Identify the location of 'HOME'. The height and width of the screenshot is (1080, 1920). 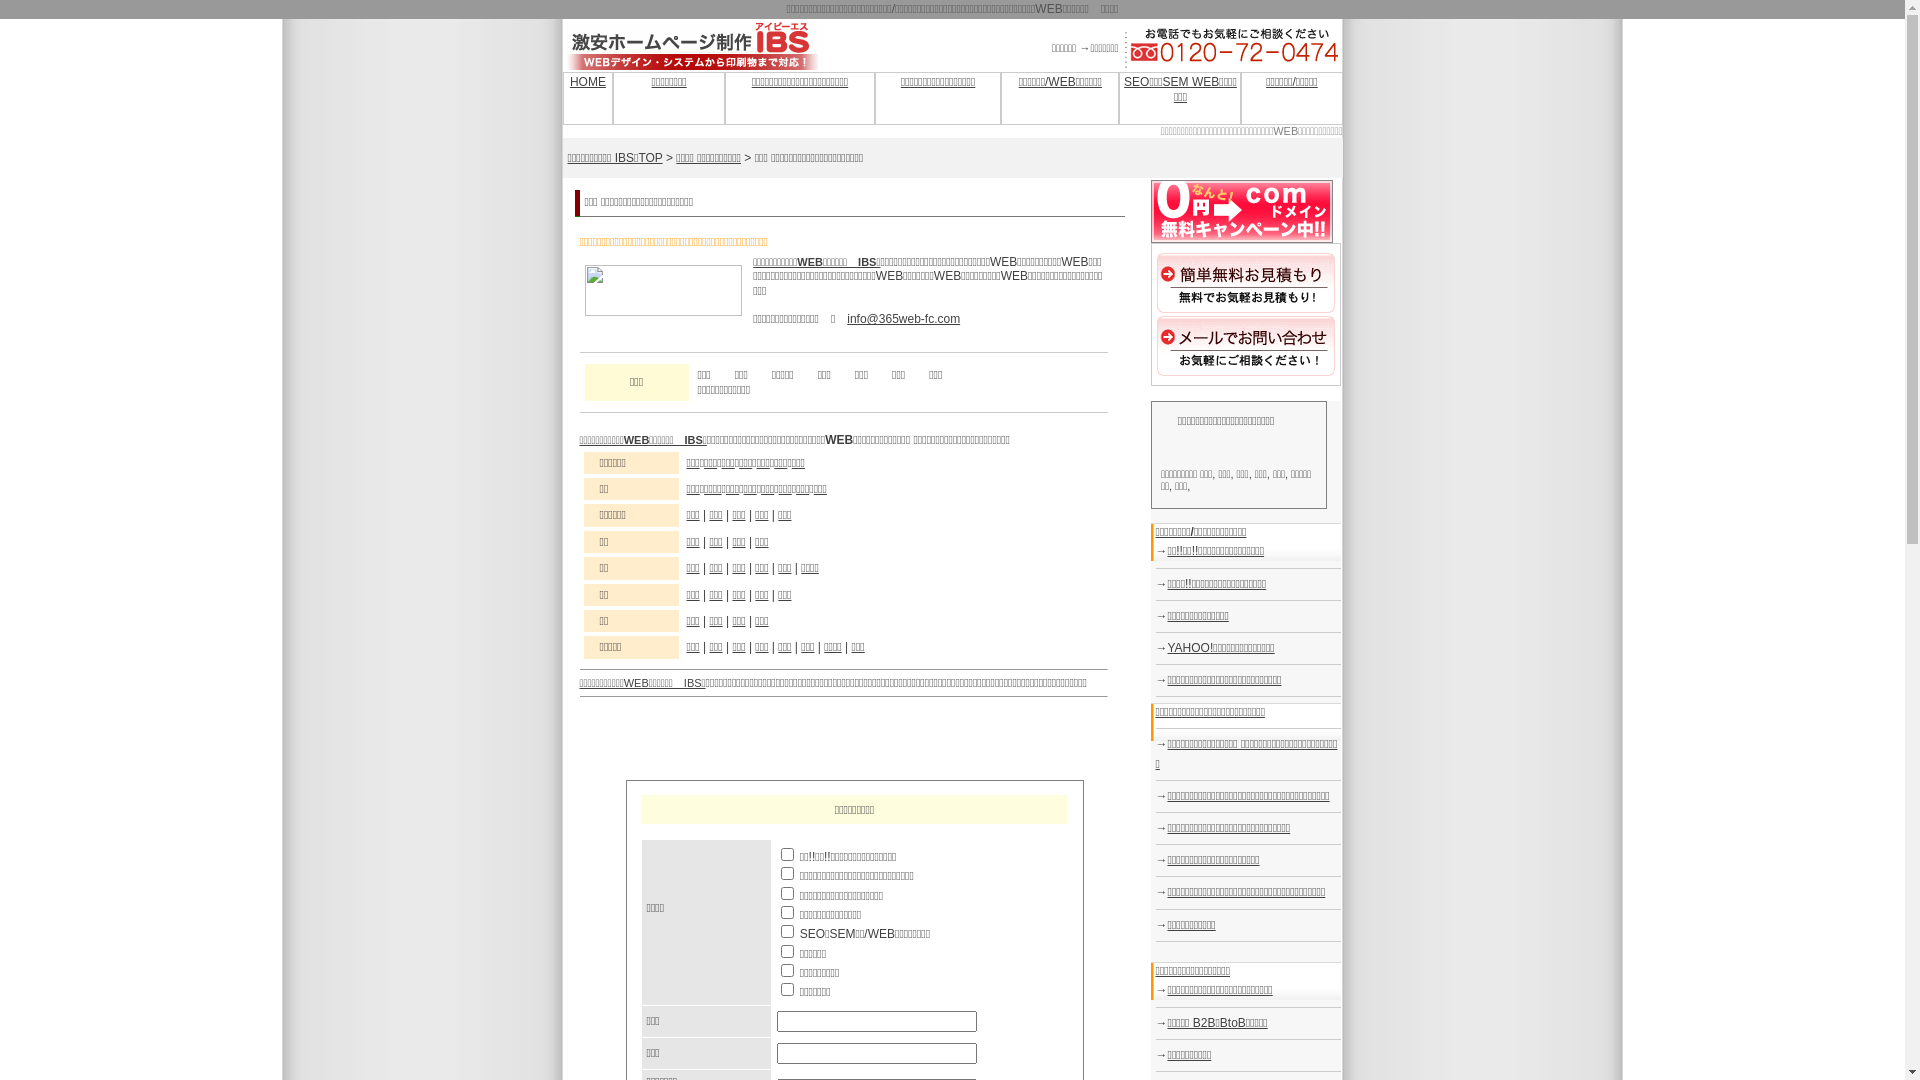
(569, 80).